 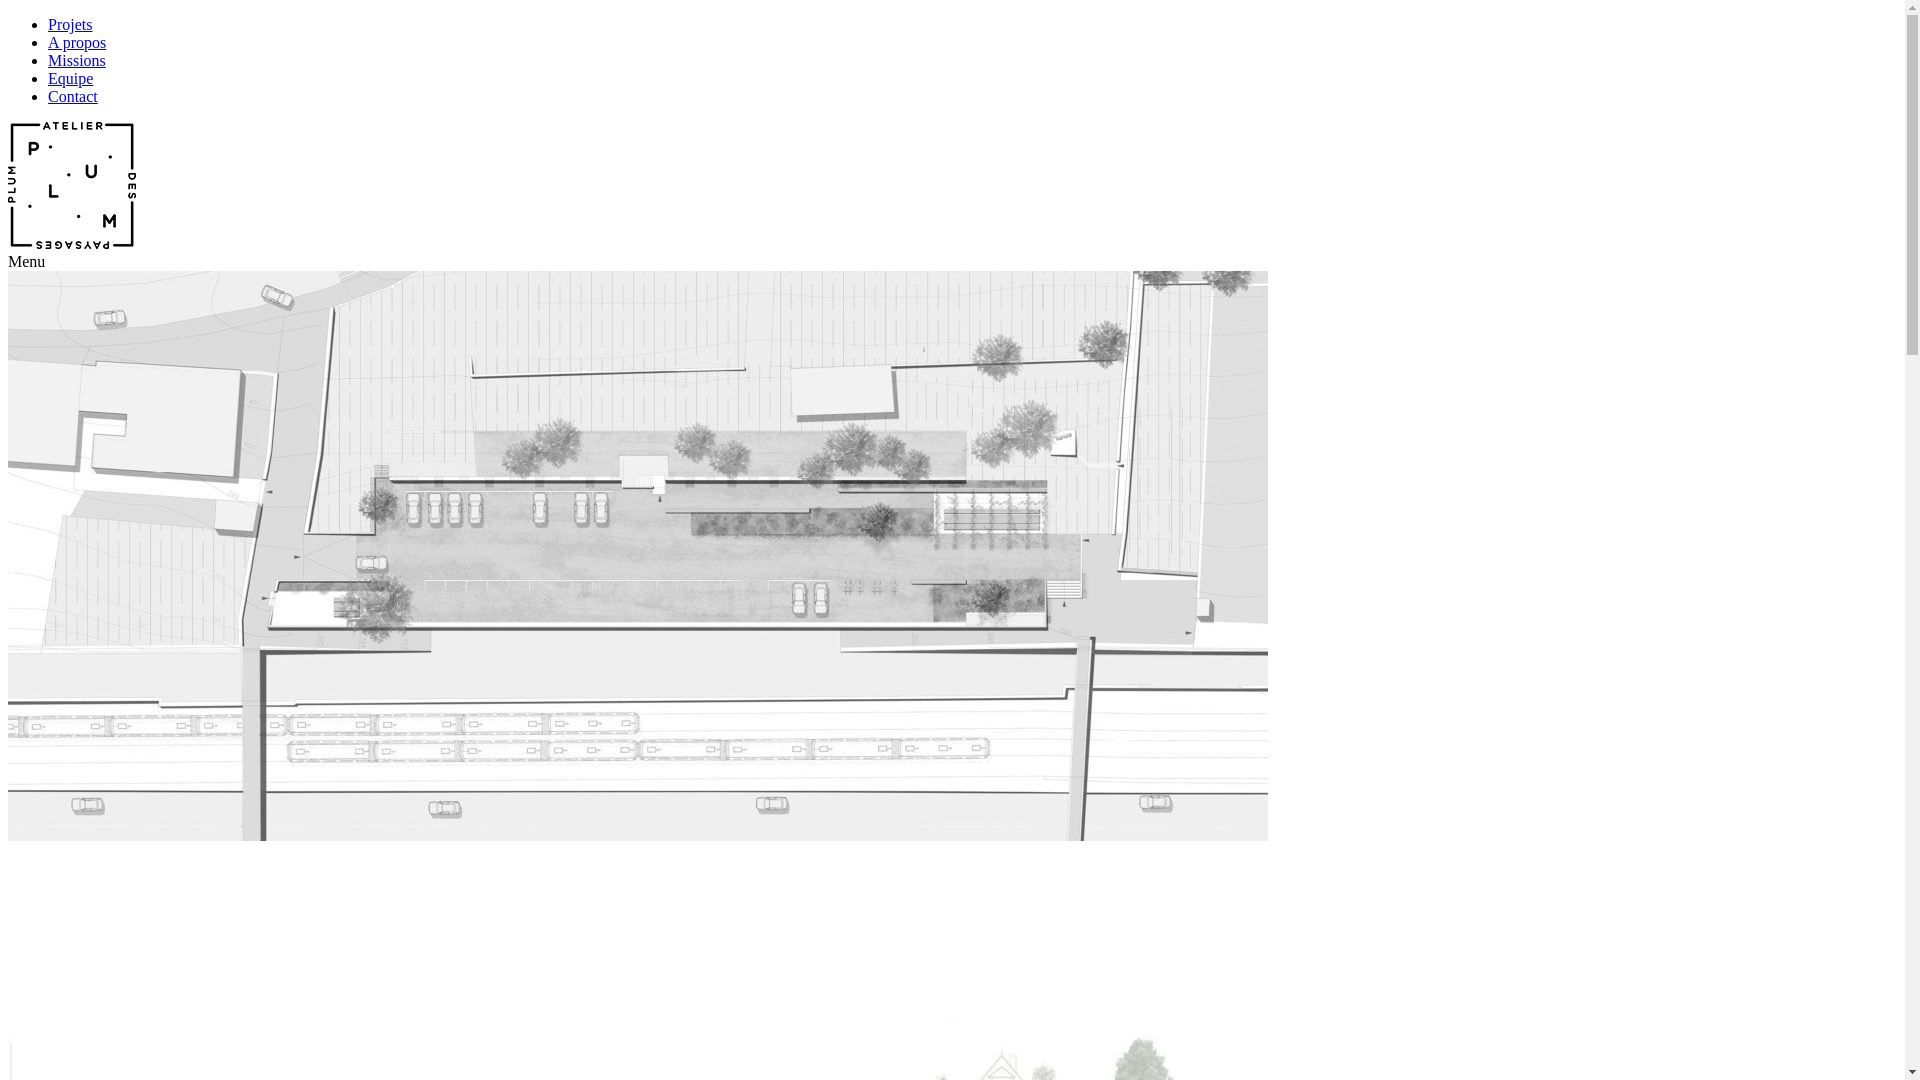 I want to click on 'Equipe', so click(x=48, y=77).